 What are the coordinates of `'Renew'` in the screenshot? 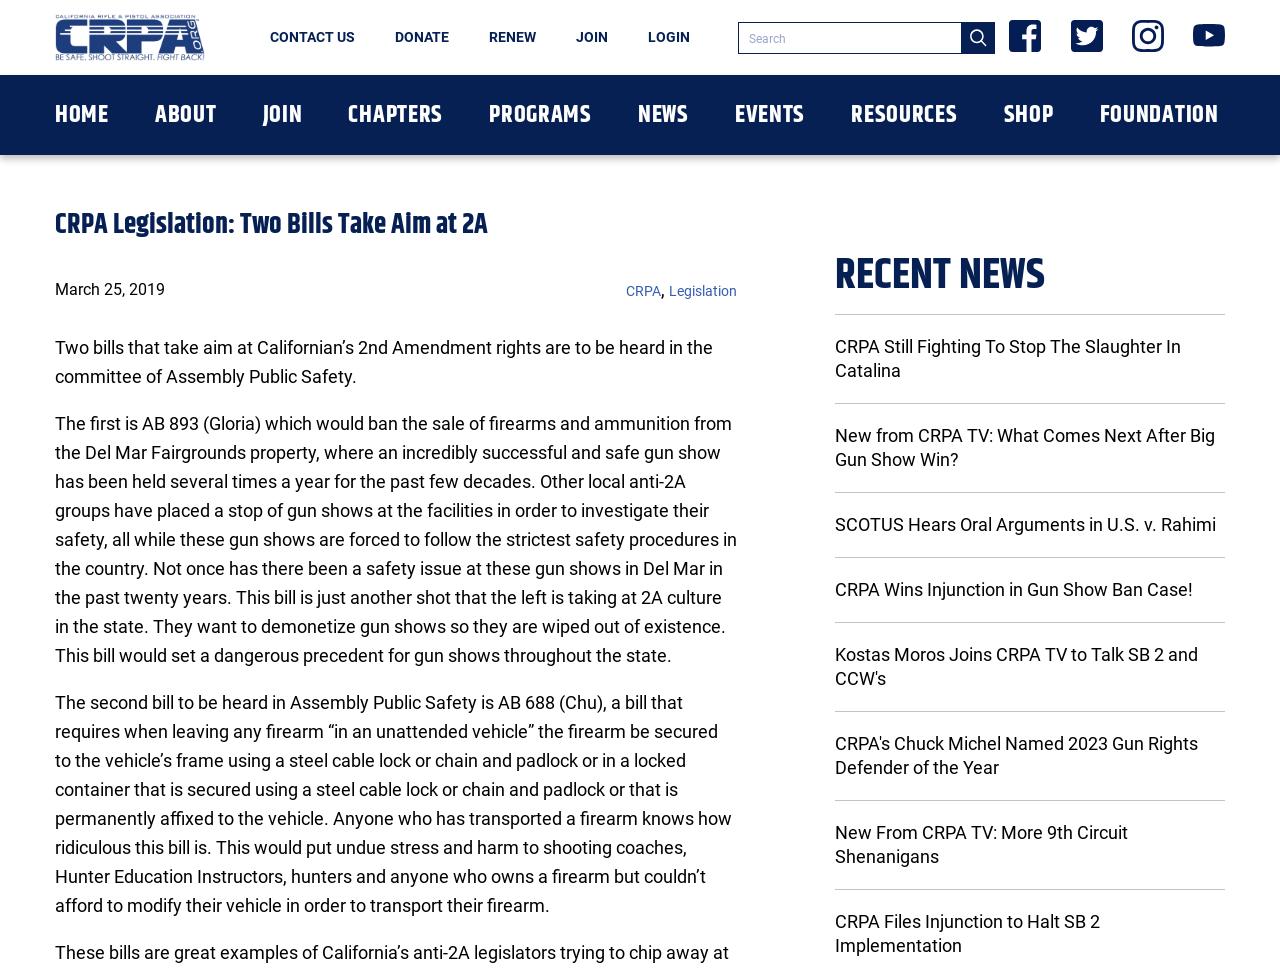 It's located at (512, 37).